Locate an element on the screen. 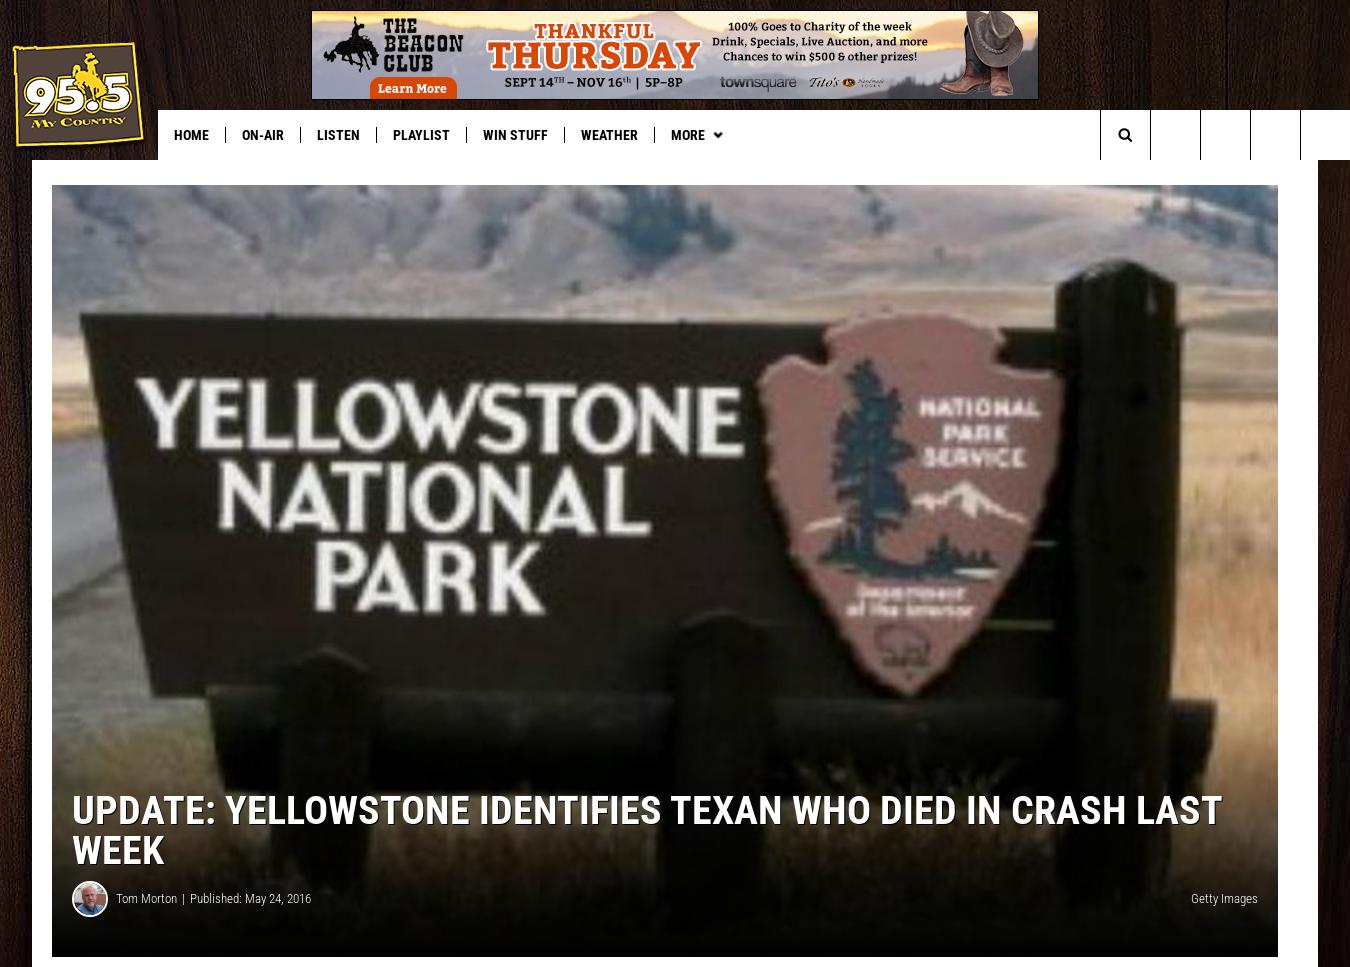 The height and width of the screenshot is (967, 1350). 'What's Hot:' is located at coordinates (52, 175).